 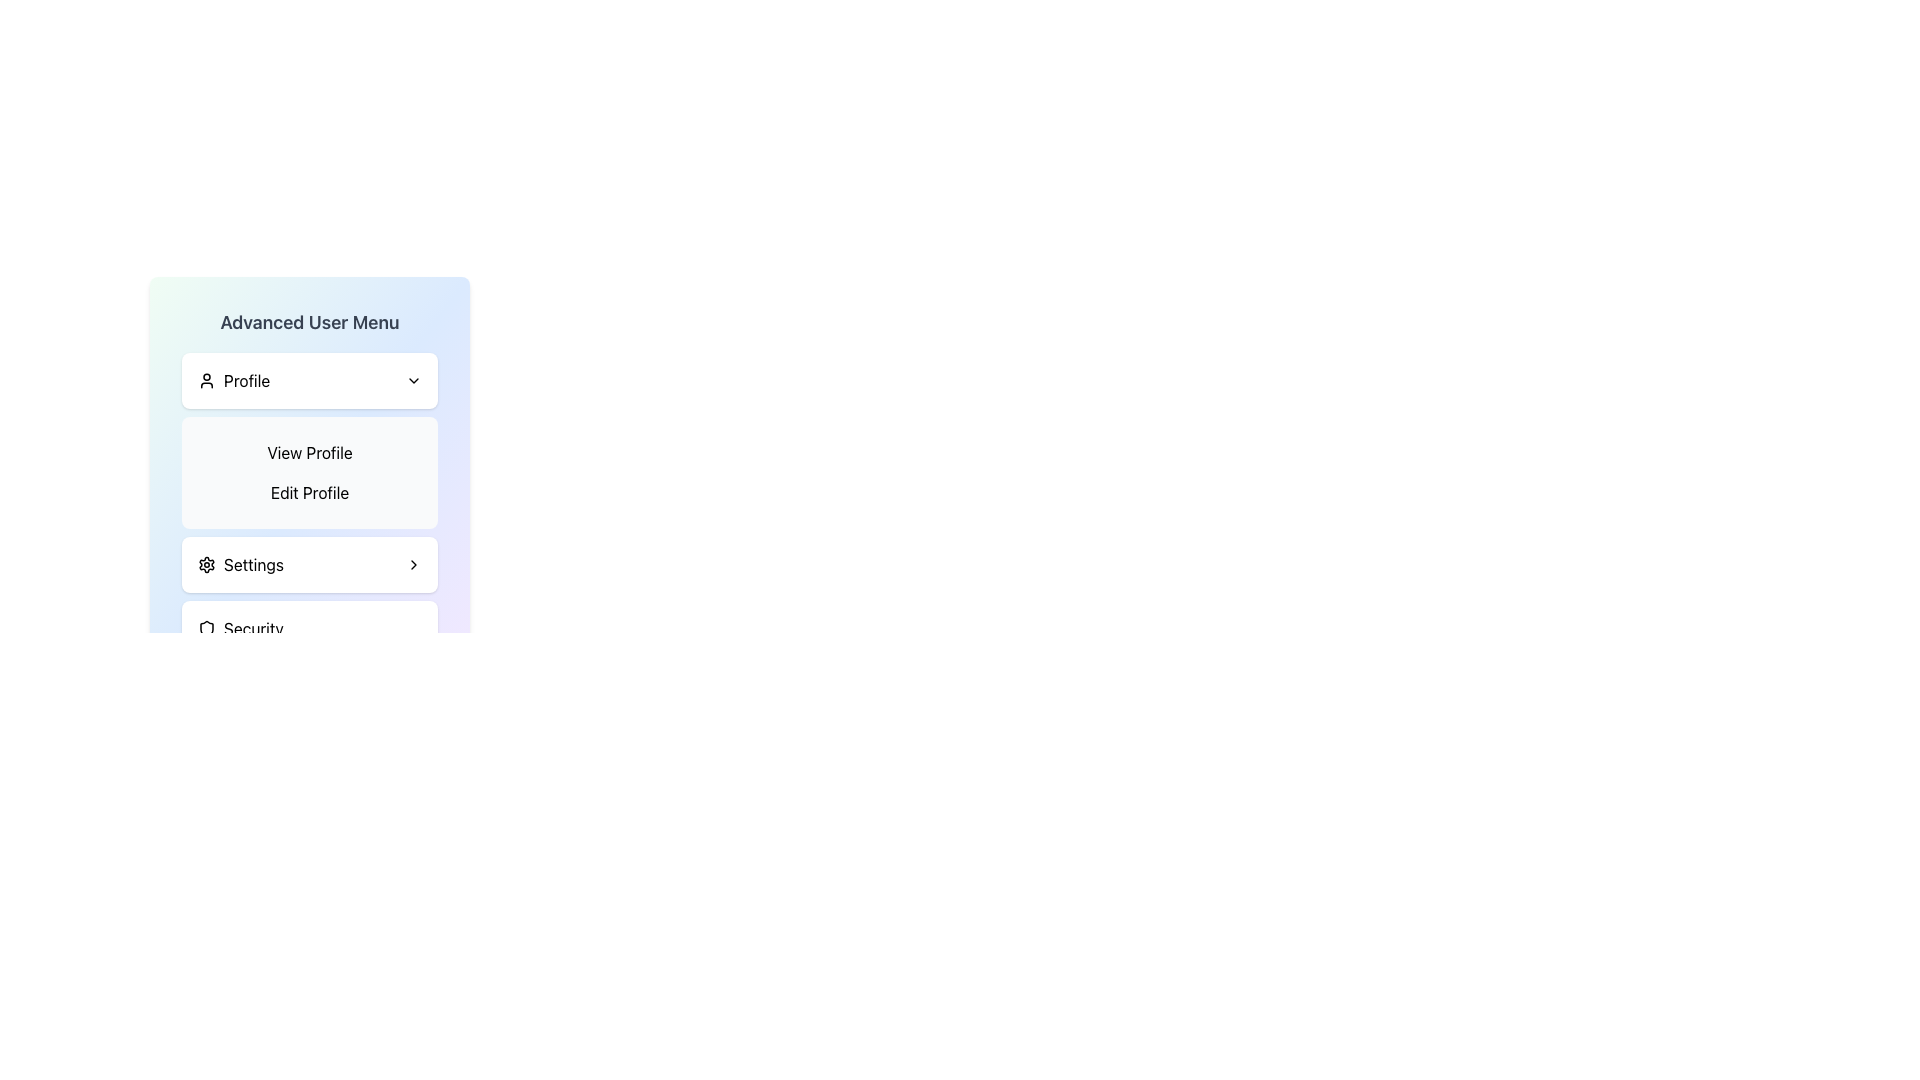 What do you see at coordinates (309, 439) in the screenshot?
I see `the 'View Profile' option in the dropdown menu located beneath the 'Profile' header` at bounding box center [309, 439].